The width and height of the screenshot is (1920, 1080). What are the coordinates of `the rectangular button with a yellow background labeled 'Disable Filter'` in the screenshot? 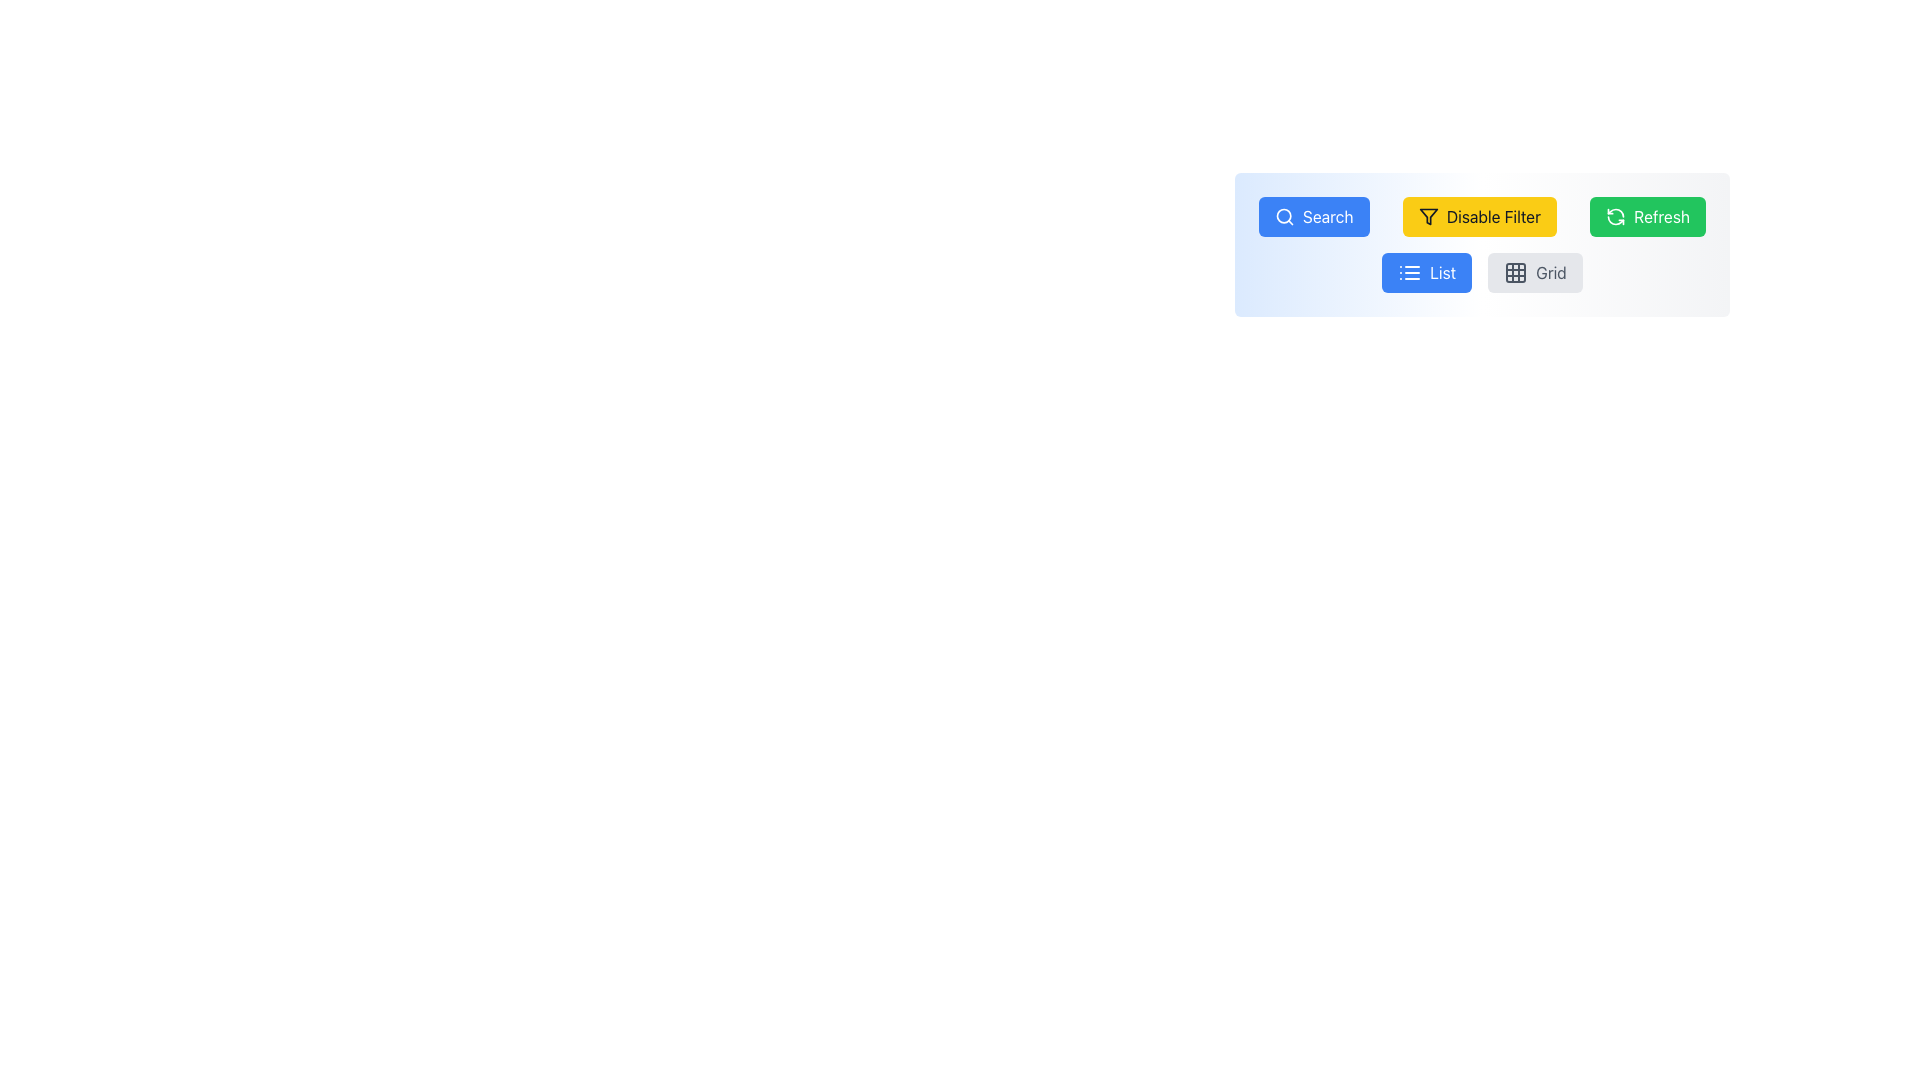 It's located at (1479, 216).